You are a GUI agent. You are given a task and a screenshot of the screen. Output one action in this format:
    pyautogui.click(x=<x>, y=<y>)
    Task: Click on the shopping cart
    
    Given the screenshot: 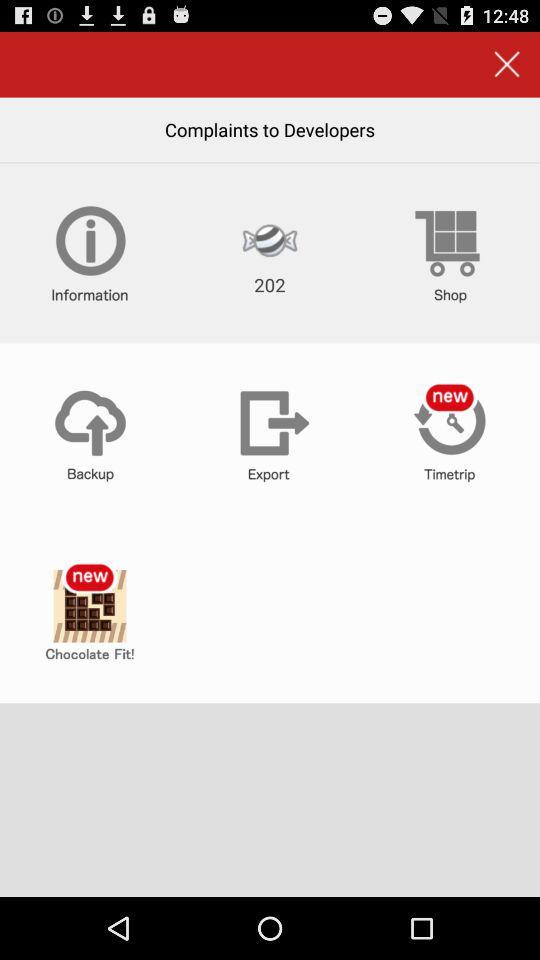 What is the action you would take?
    pyautogui.click(x=449, y=252)
    